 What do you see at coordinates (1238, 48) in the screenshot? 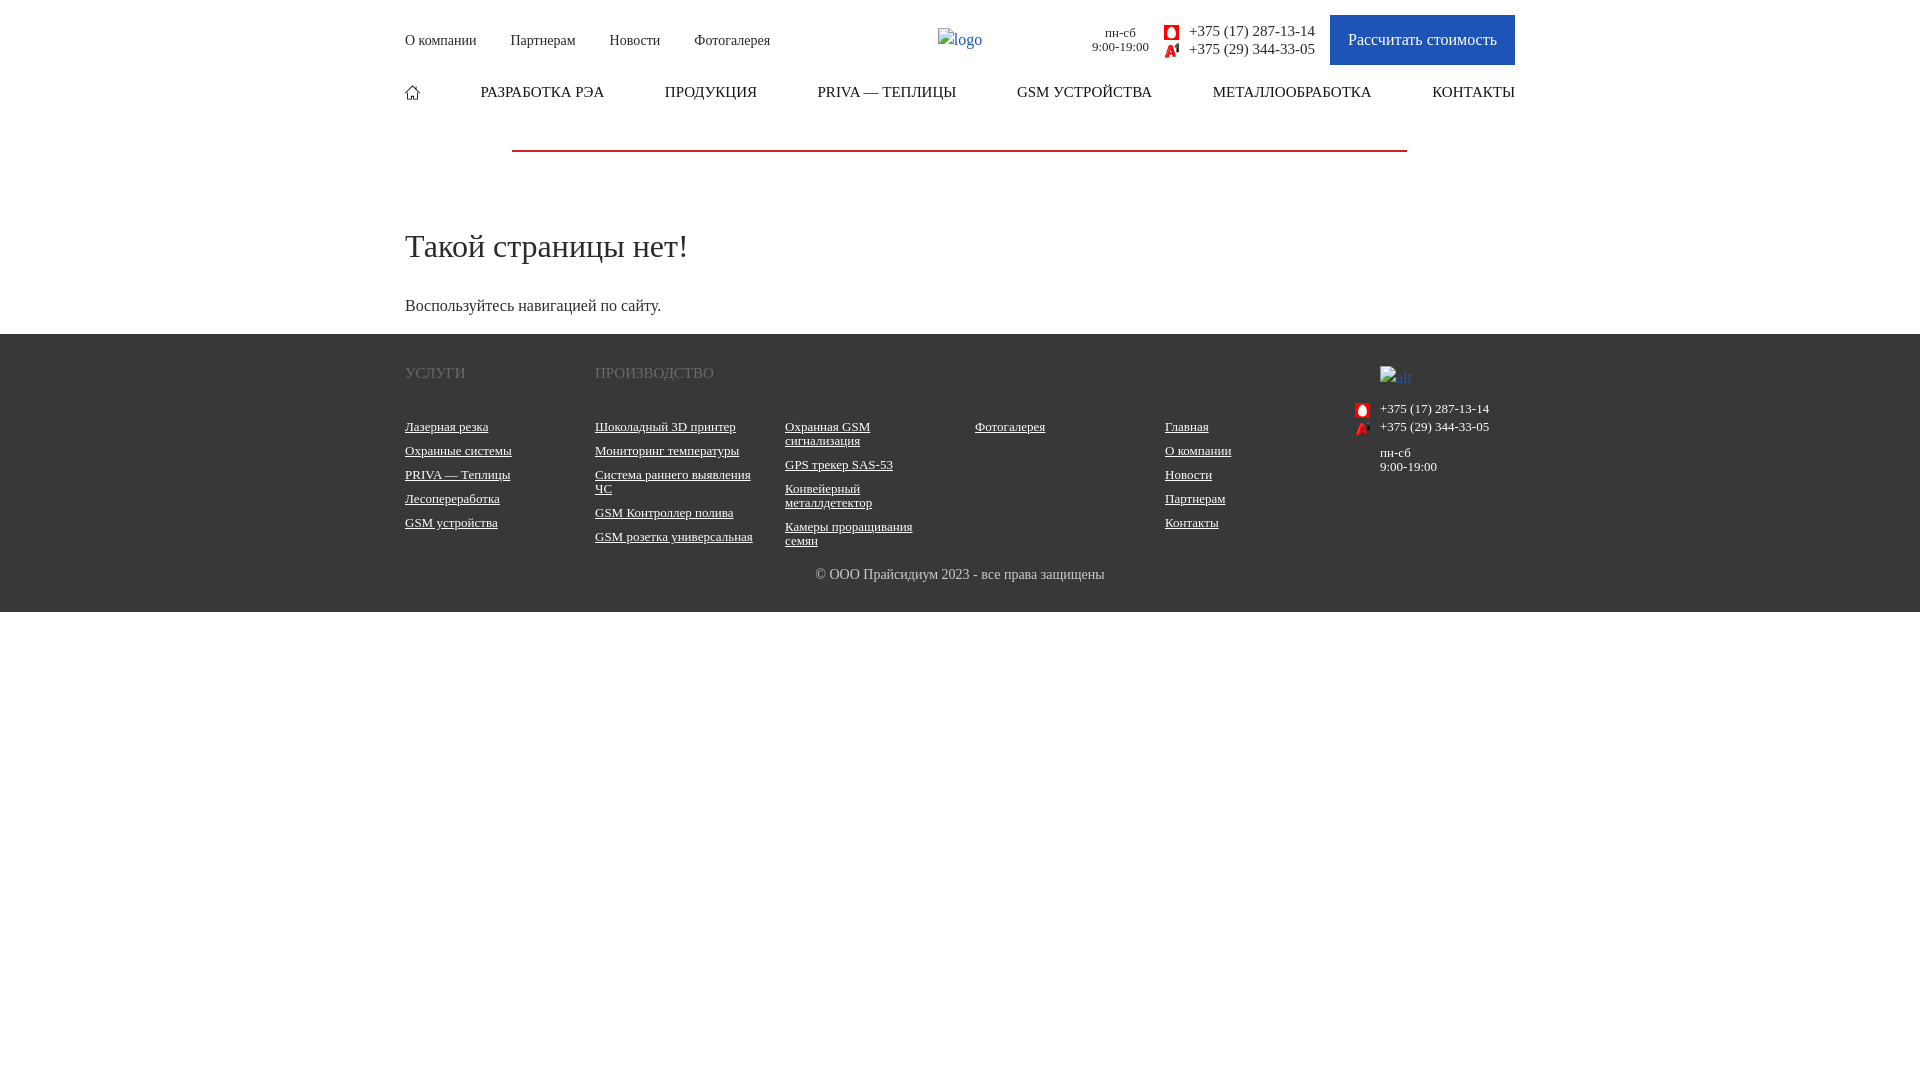
I see `'+375 (29) 344-33-05'` at bounding box center [1238, 48].